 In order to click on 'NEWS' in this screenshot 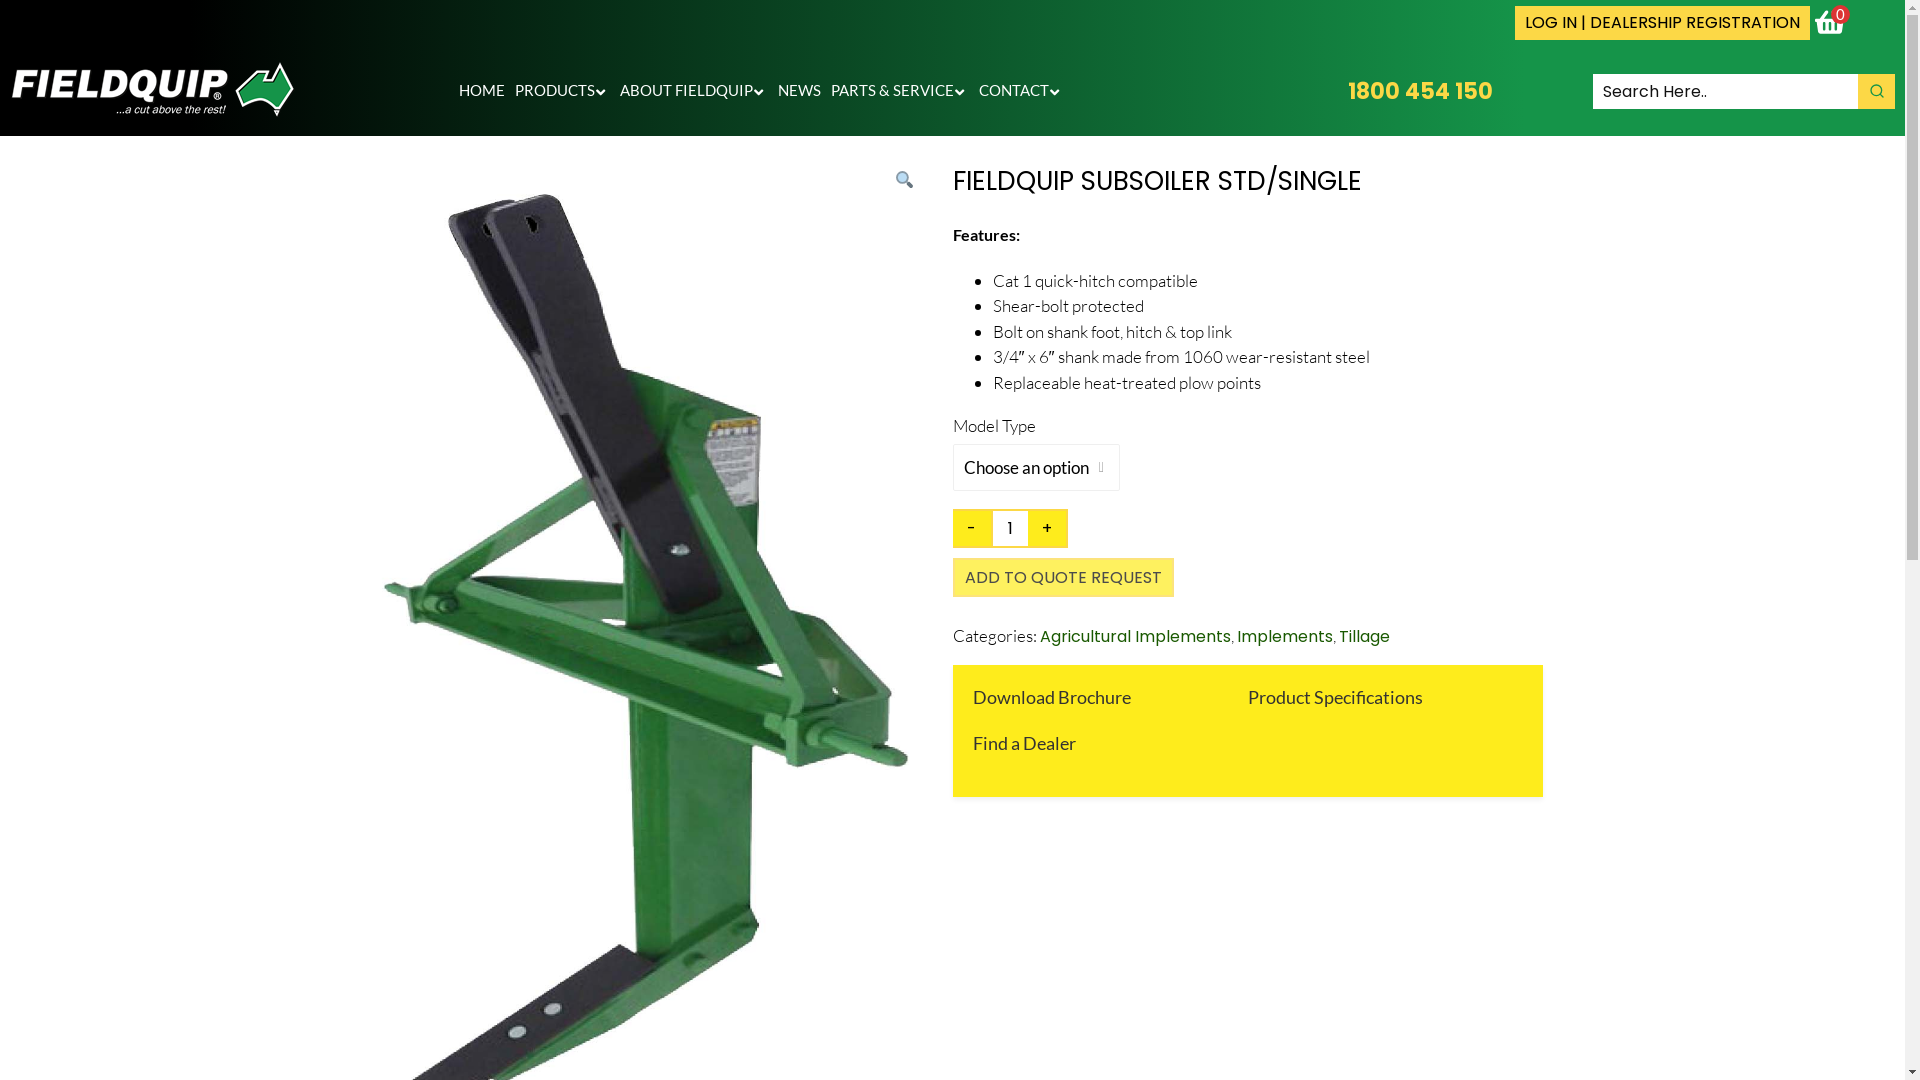, I will do `click(798, 91)`.